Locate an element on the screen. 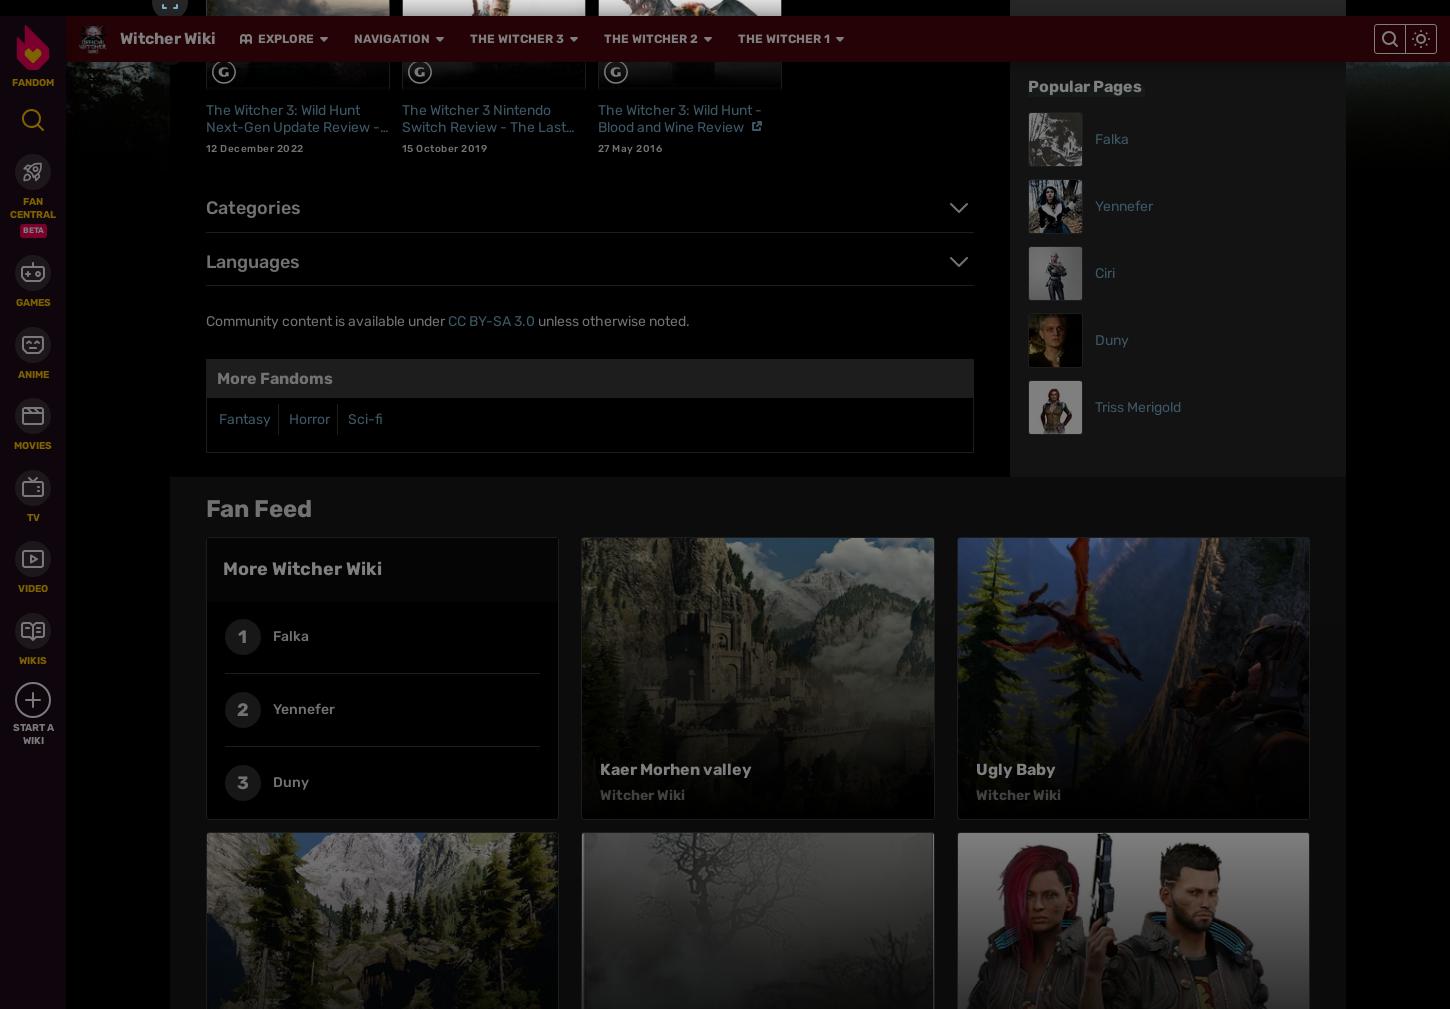  'V (character)' is located at coordinates (1025, 38).